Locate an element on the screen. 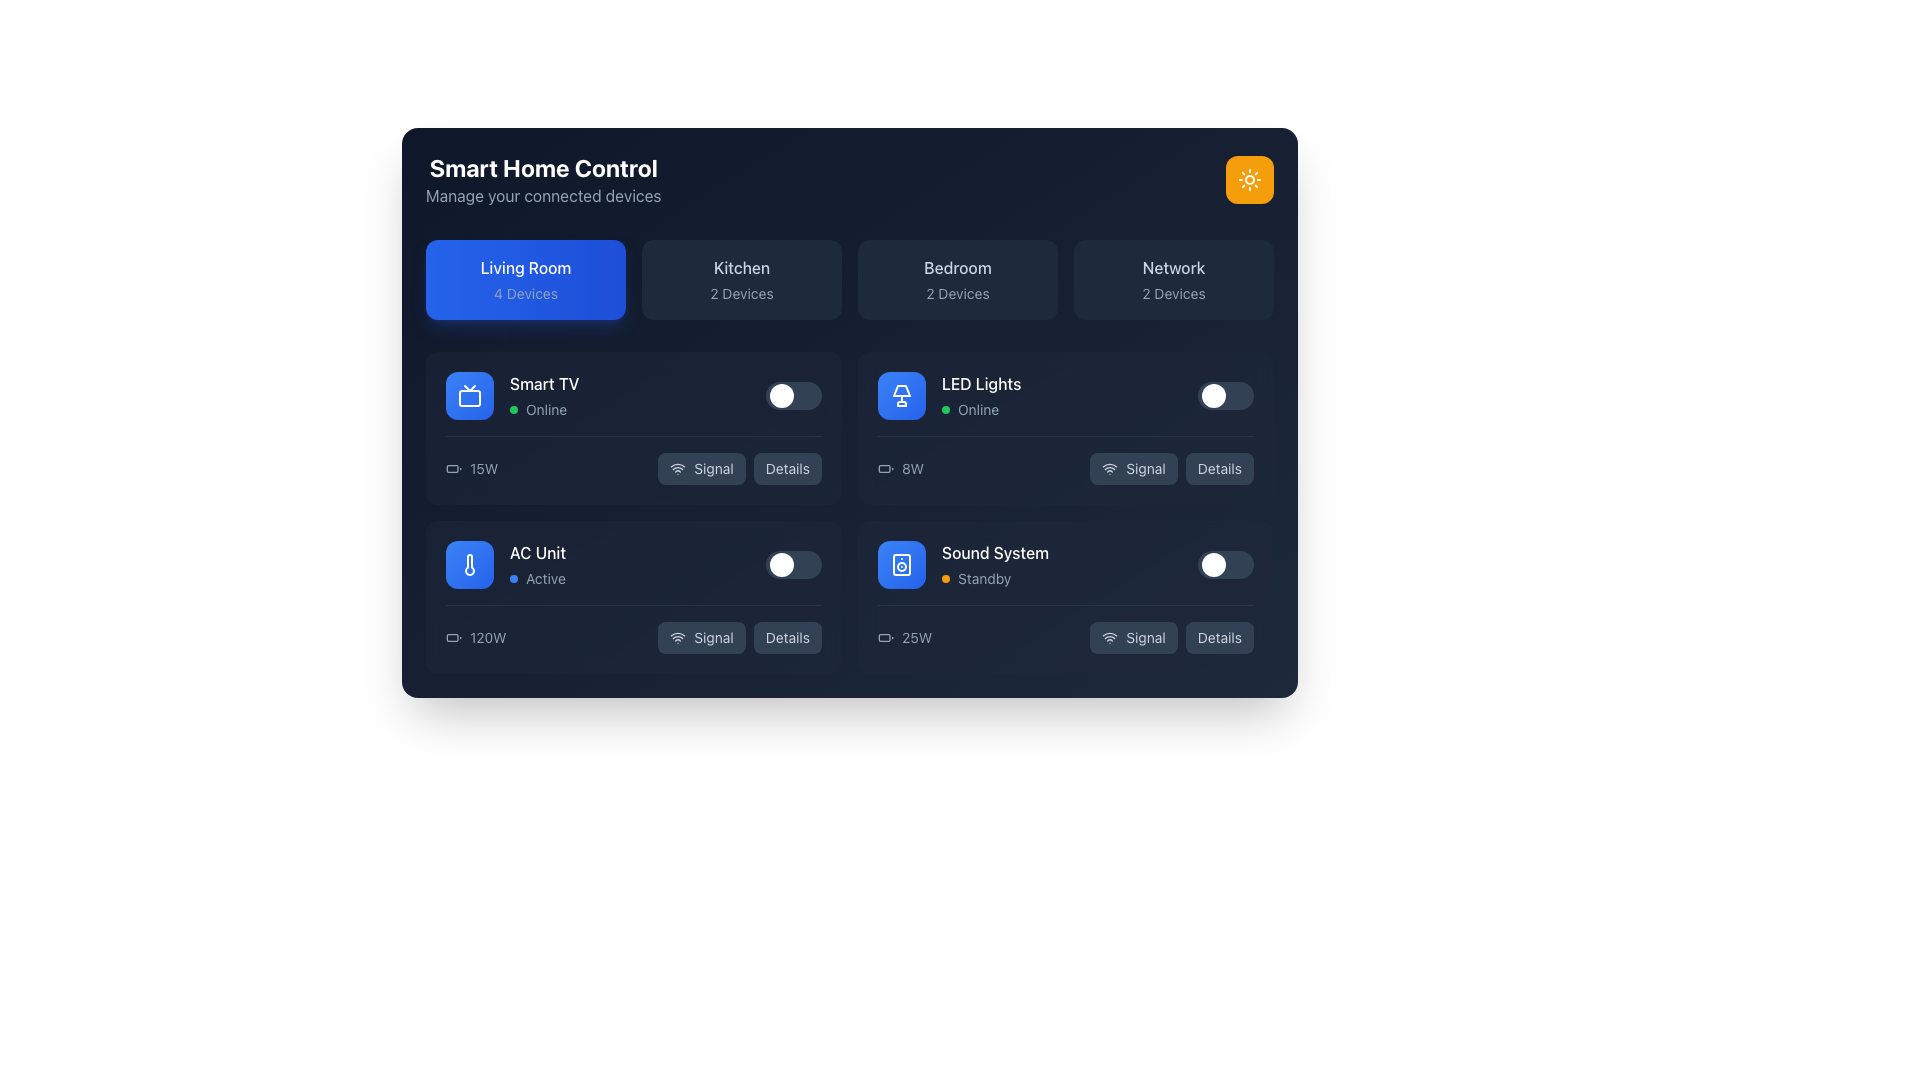 This screenshot has height=1080, width=1920. the button in the second column, second row of the grid layout, which is adjacent to the button labeled 'Signal' for interactive effects is located at coordinates (1218, 469).